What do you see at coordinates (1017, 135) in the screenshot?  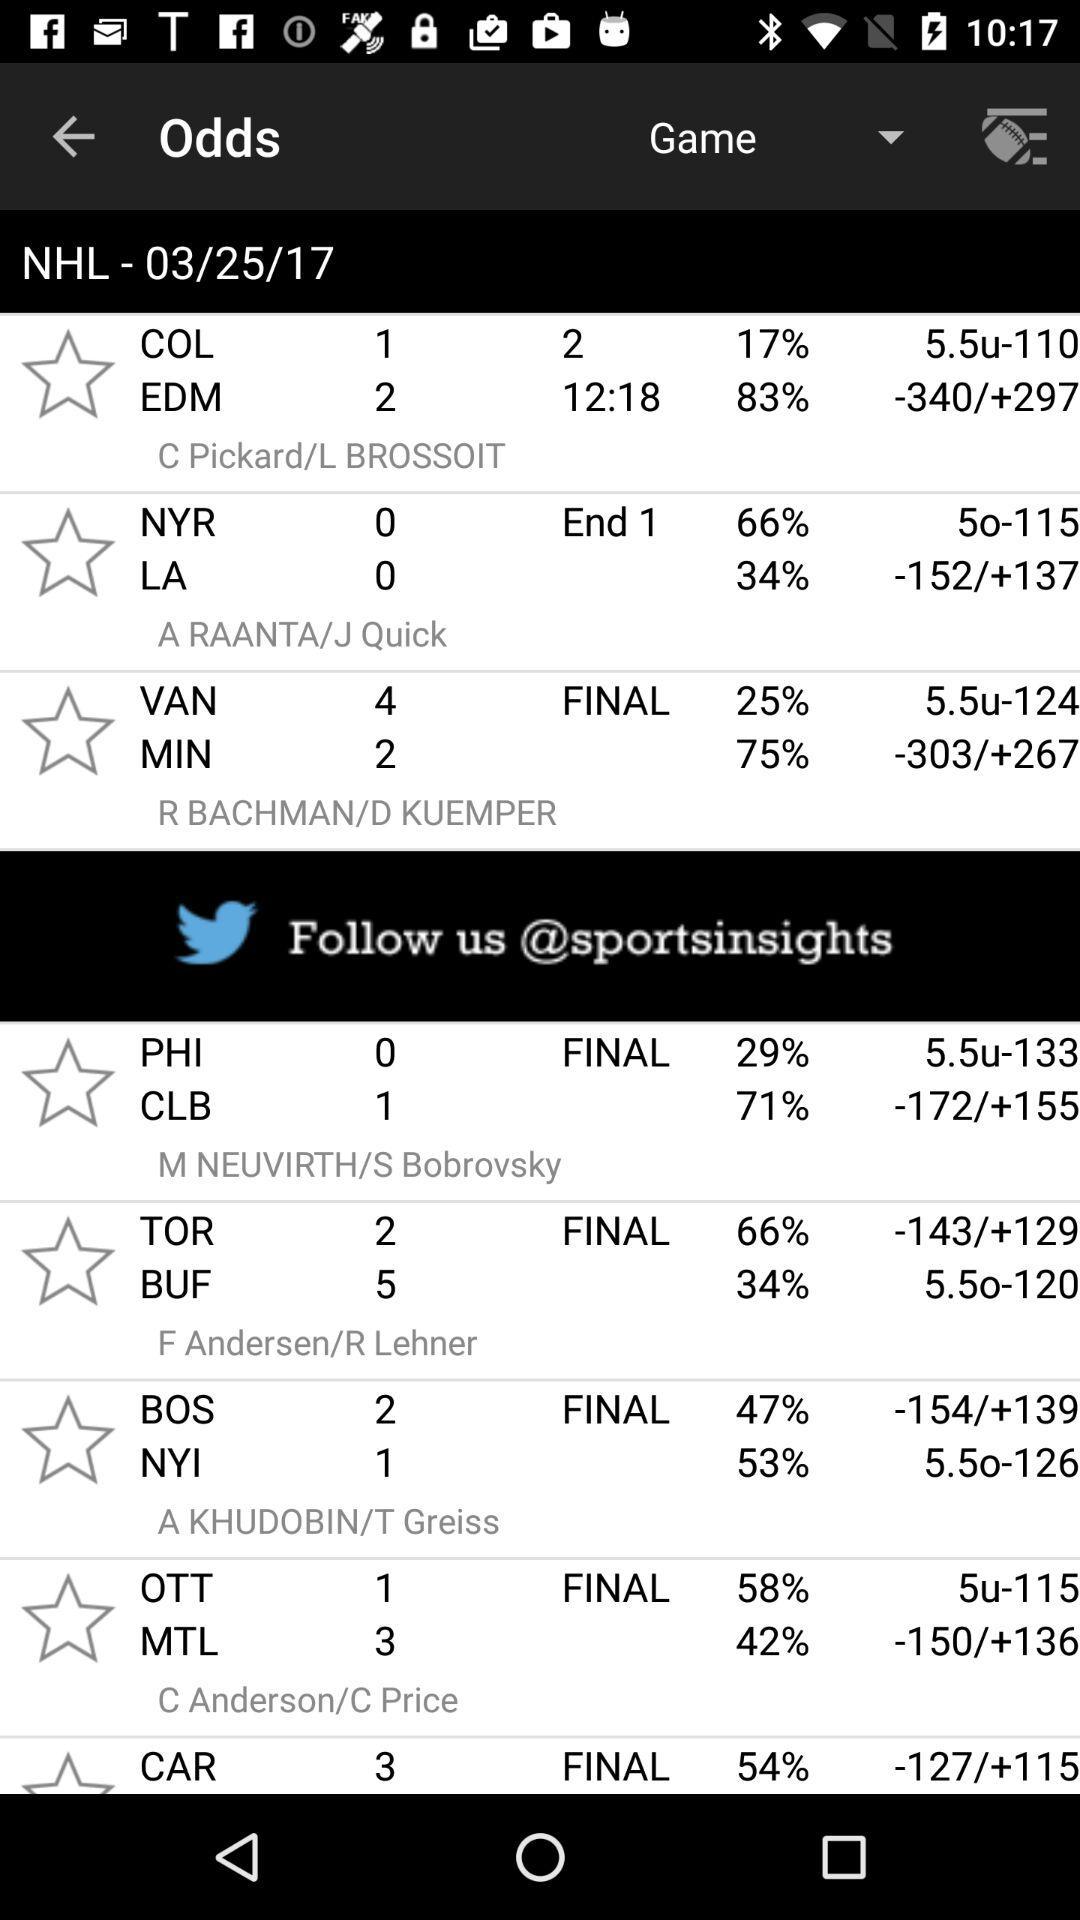 I see `setting` at bounding box center [1017, 135].